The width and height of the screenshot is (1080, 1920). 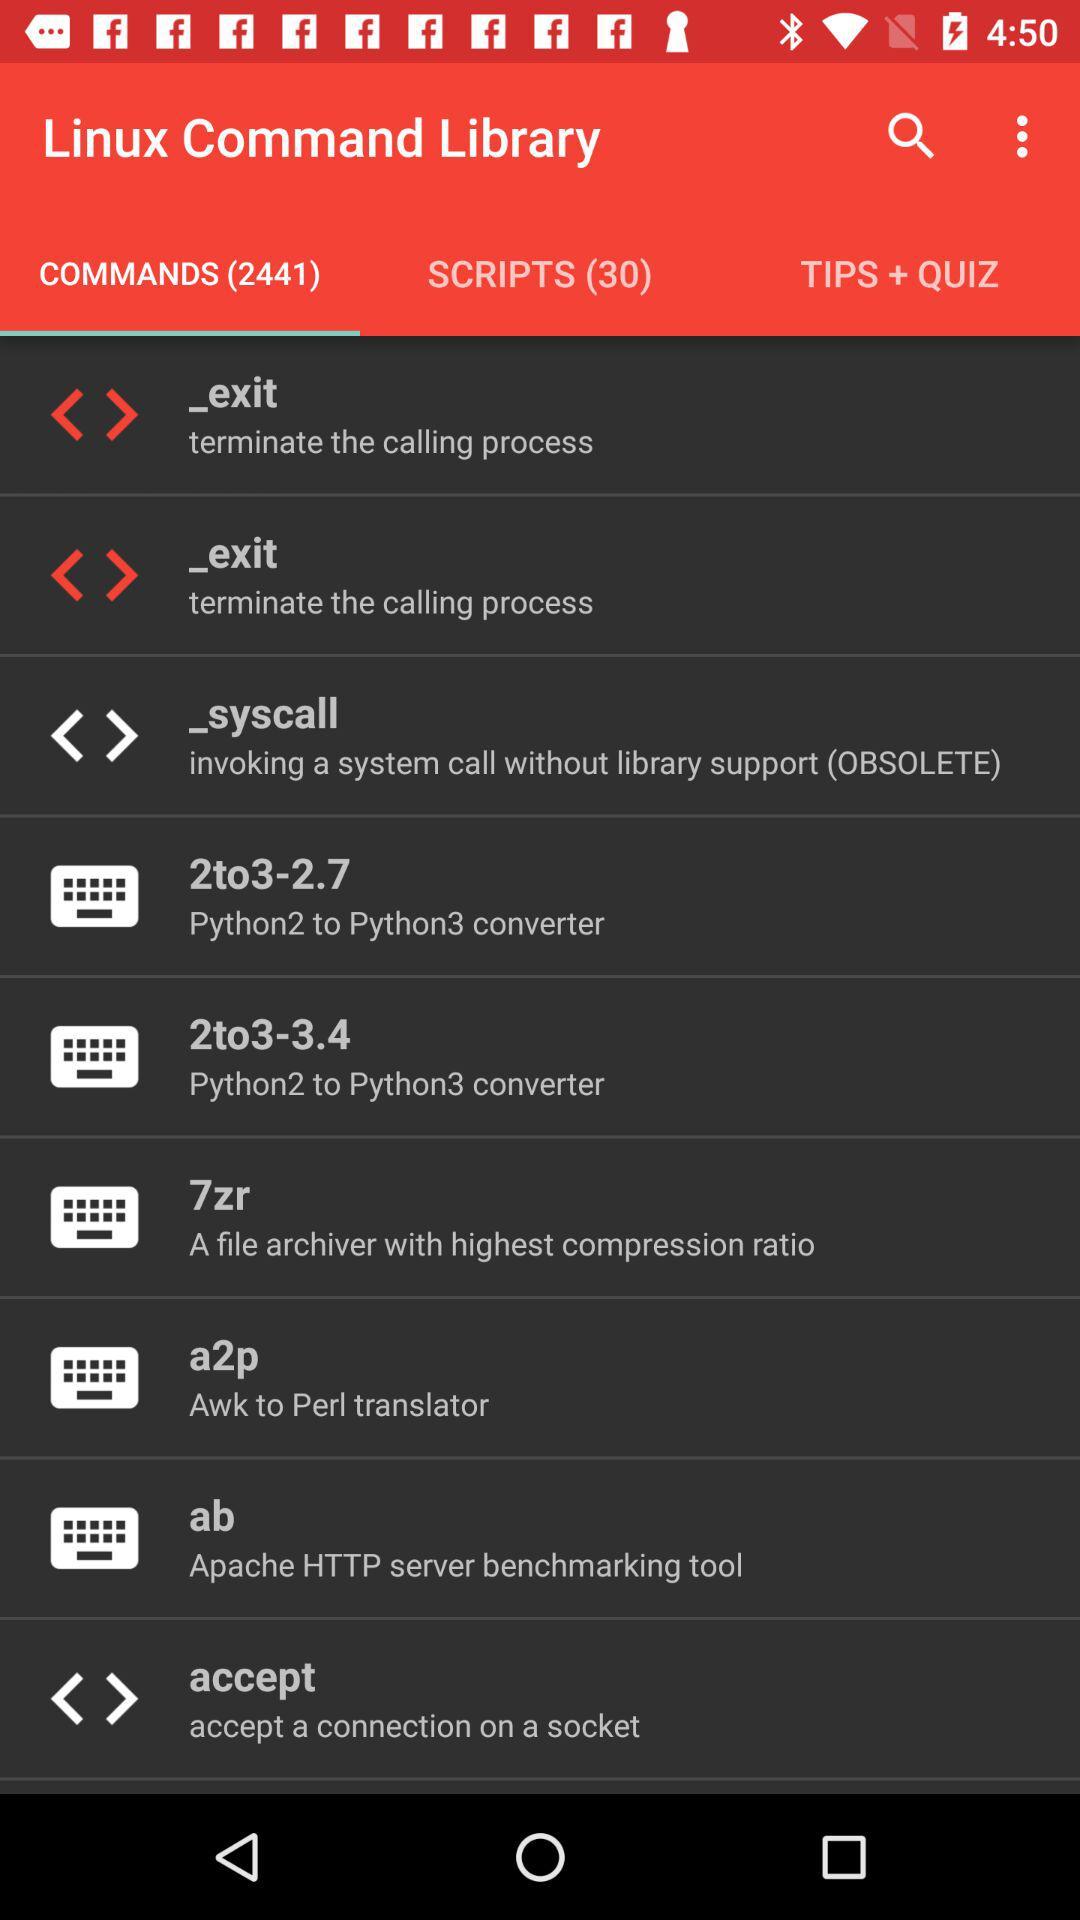 What do you see at coordinates (262, 711) in the screenshot?
I see `item below the terminate the calling icon` at bounding box center [262, 711].